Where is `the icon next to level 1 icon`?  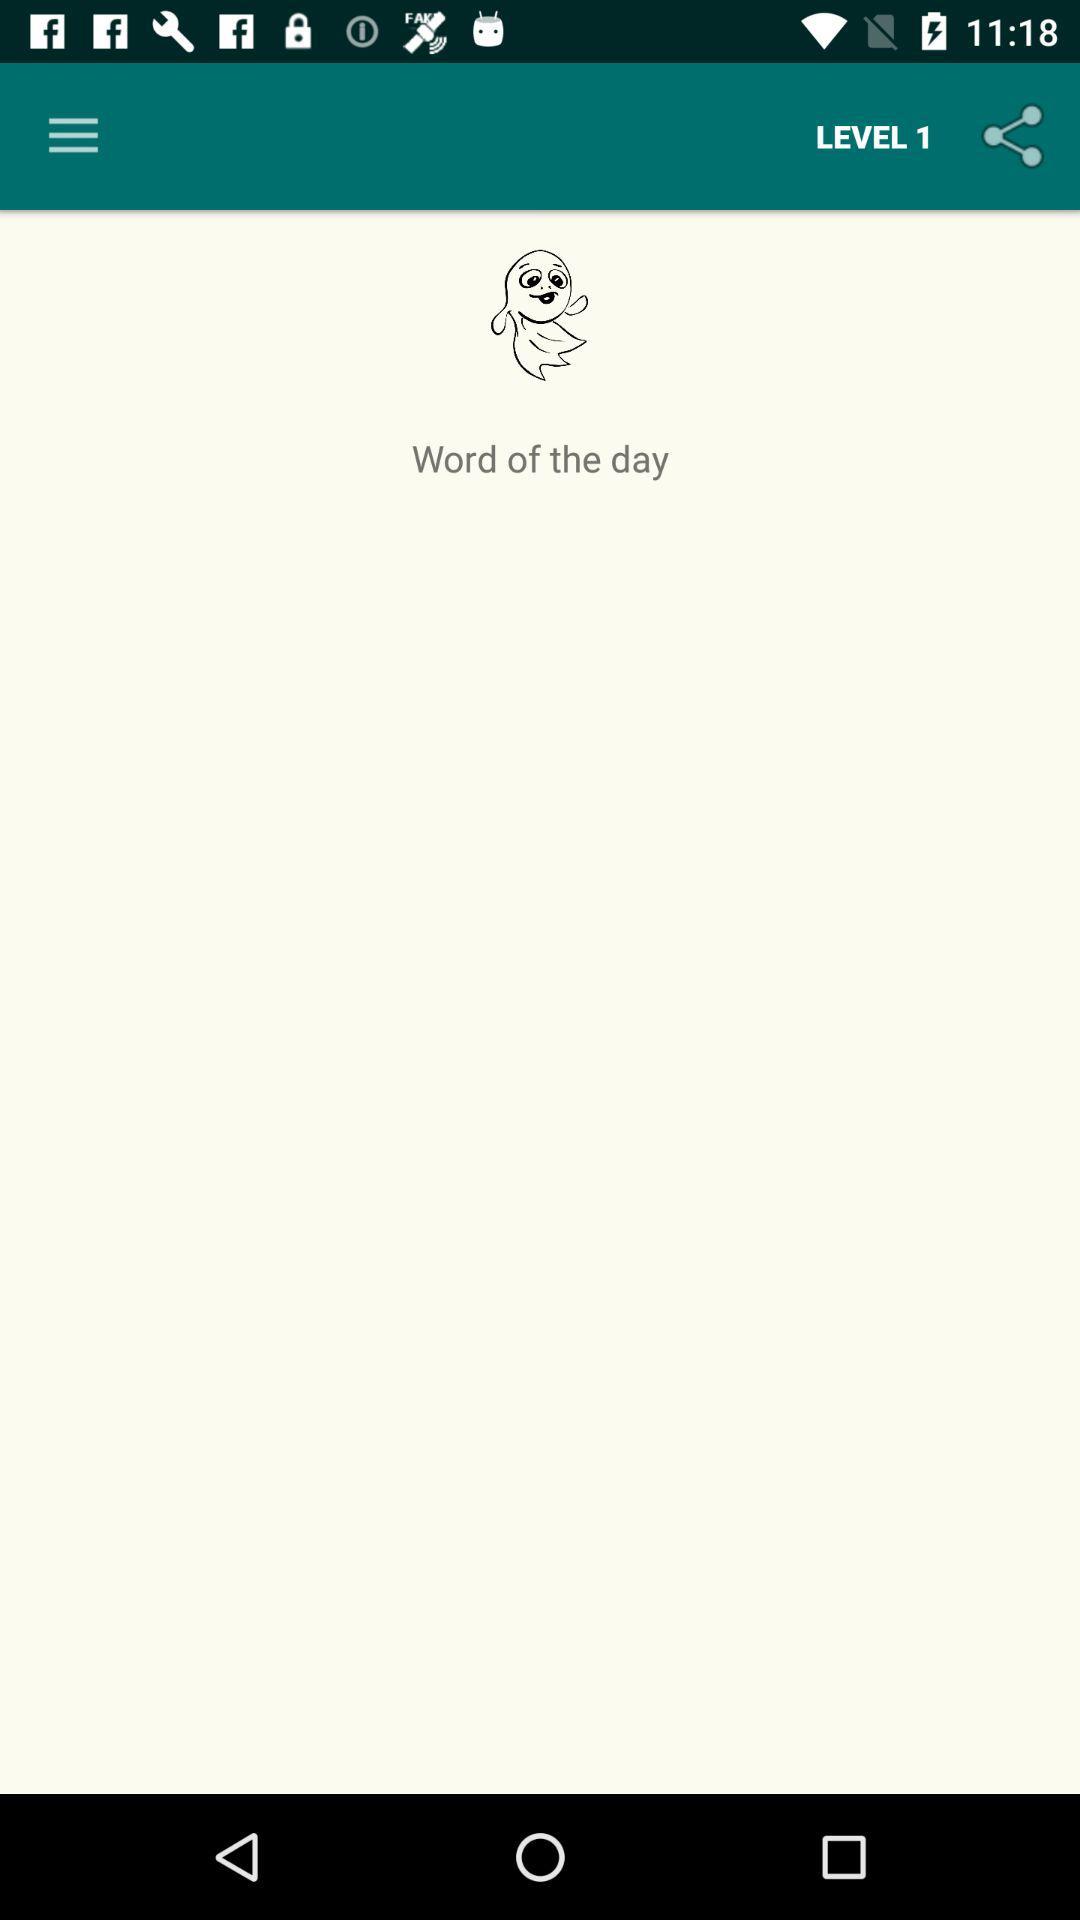 the icon next to level 1 icon is located at coordinates (72, 135).